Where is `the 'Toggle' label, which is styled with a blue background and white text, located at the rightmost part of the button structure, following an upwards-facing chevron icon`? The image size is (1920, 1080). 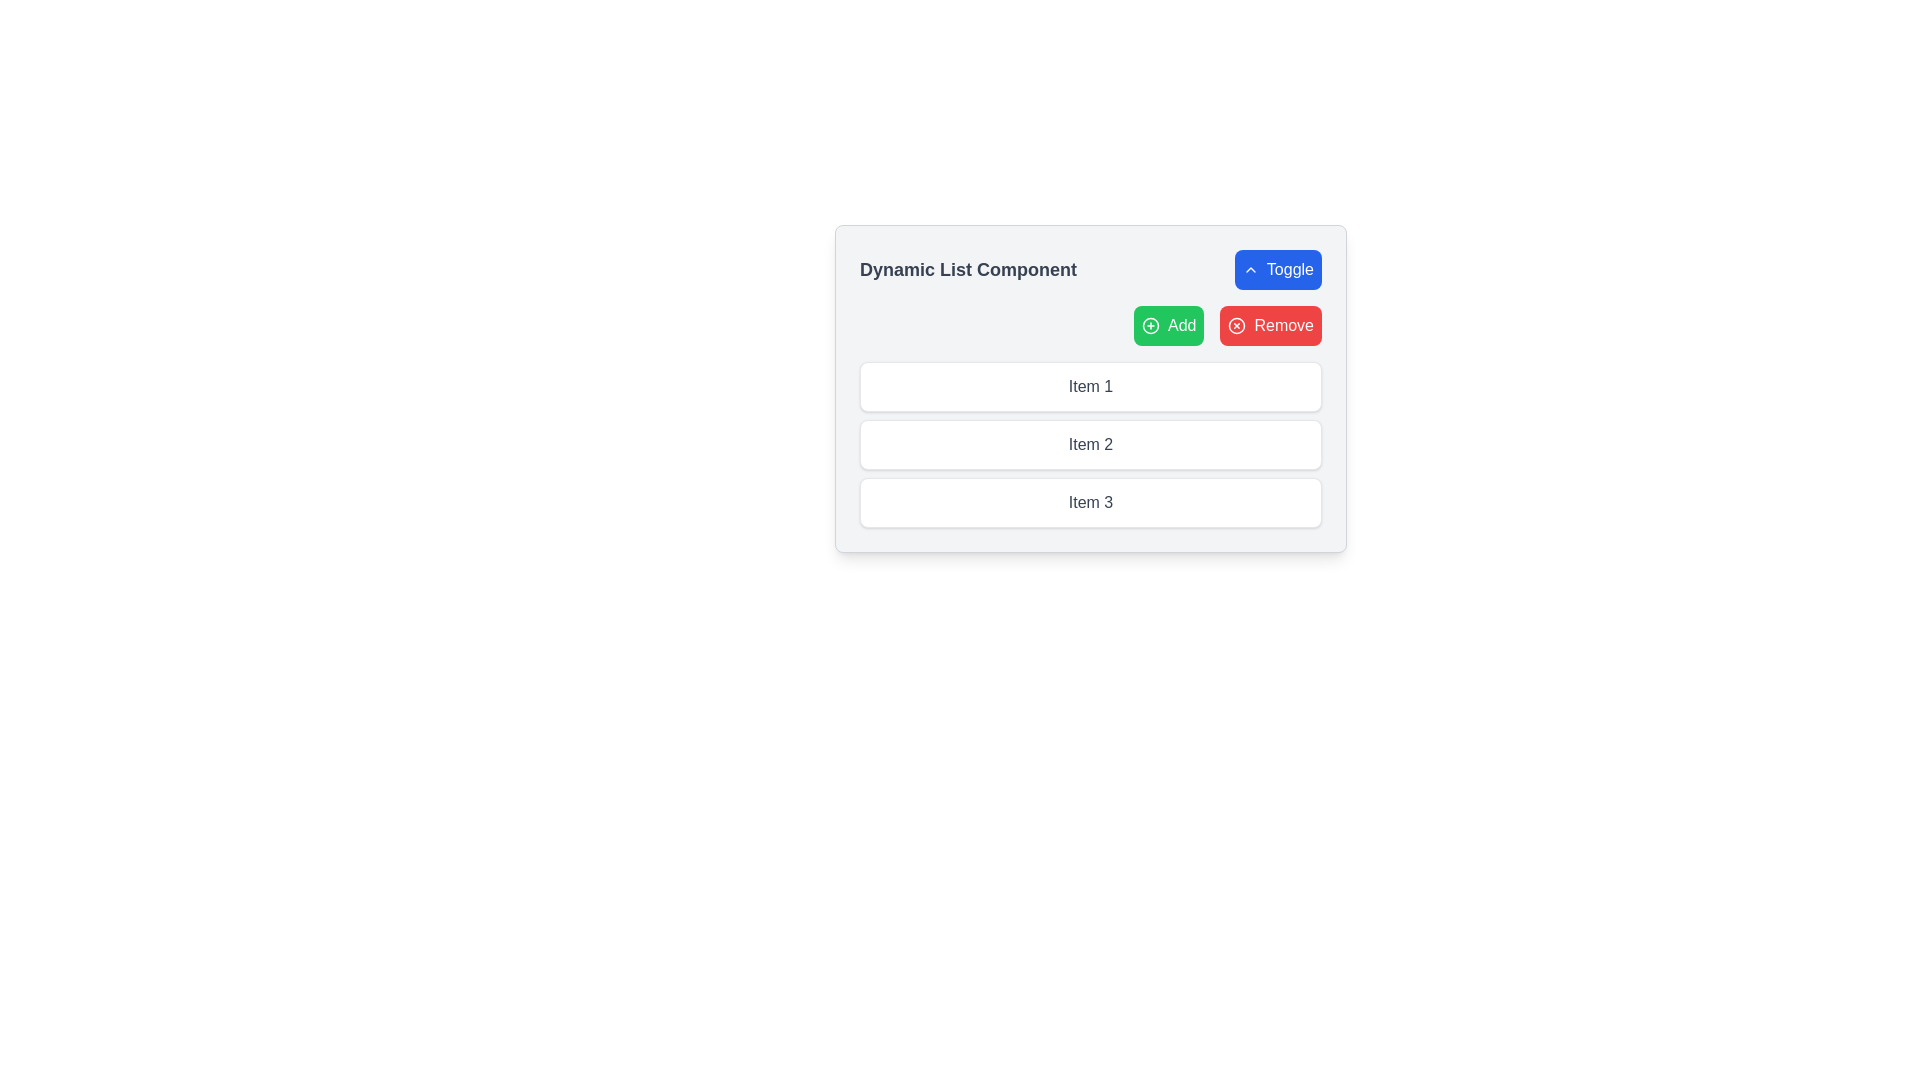
the 'Toggle' label, which is styled with a blue background and white text, located at the rightmost part of the button structure, following an upwards-facing chevron icon is located at coordinates (1290, 270).